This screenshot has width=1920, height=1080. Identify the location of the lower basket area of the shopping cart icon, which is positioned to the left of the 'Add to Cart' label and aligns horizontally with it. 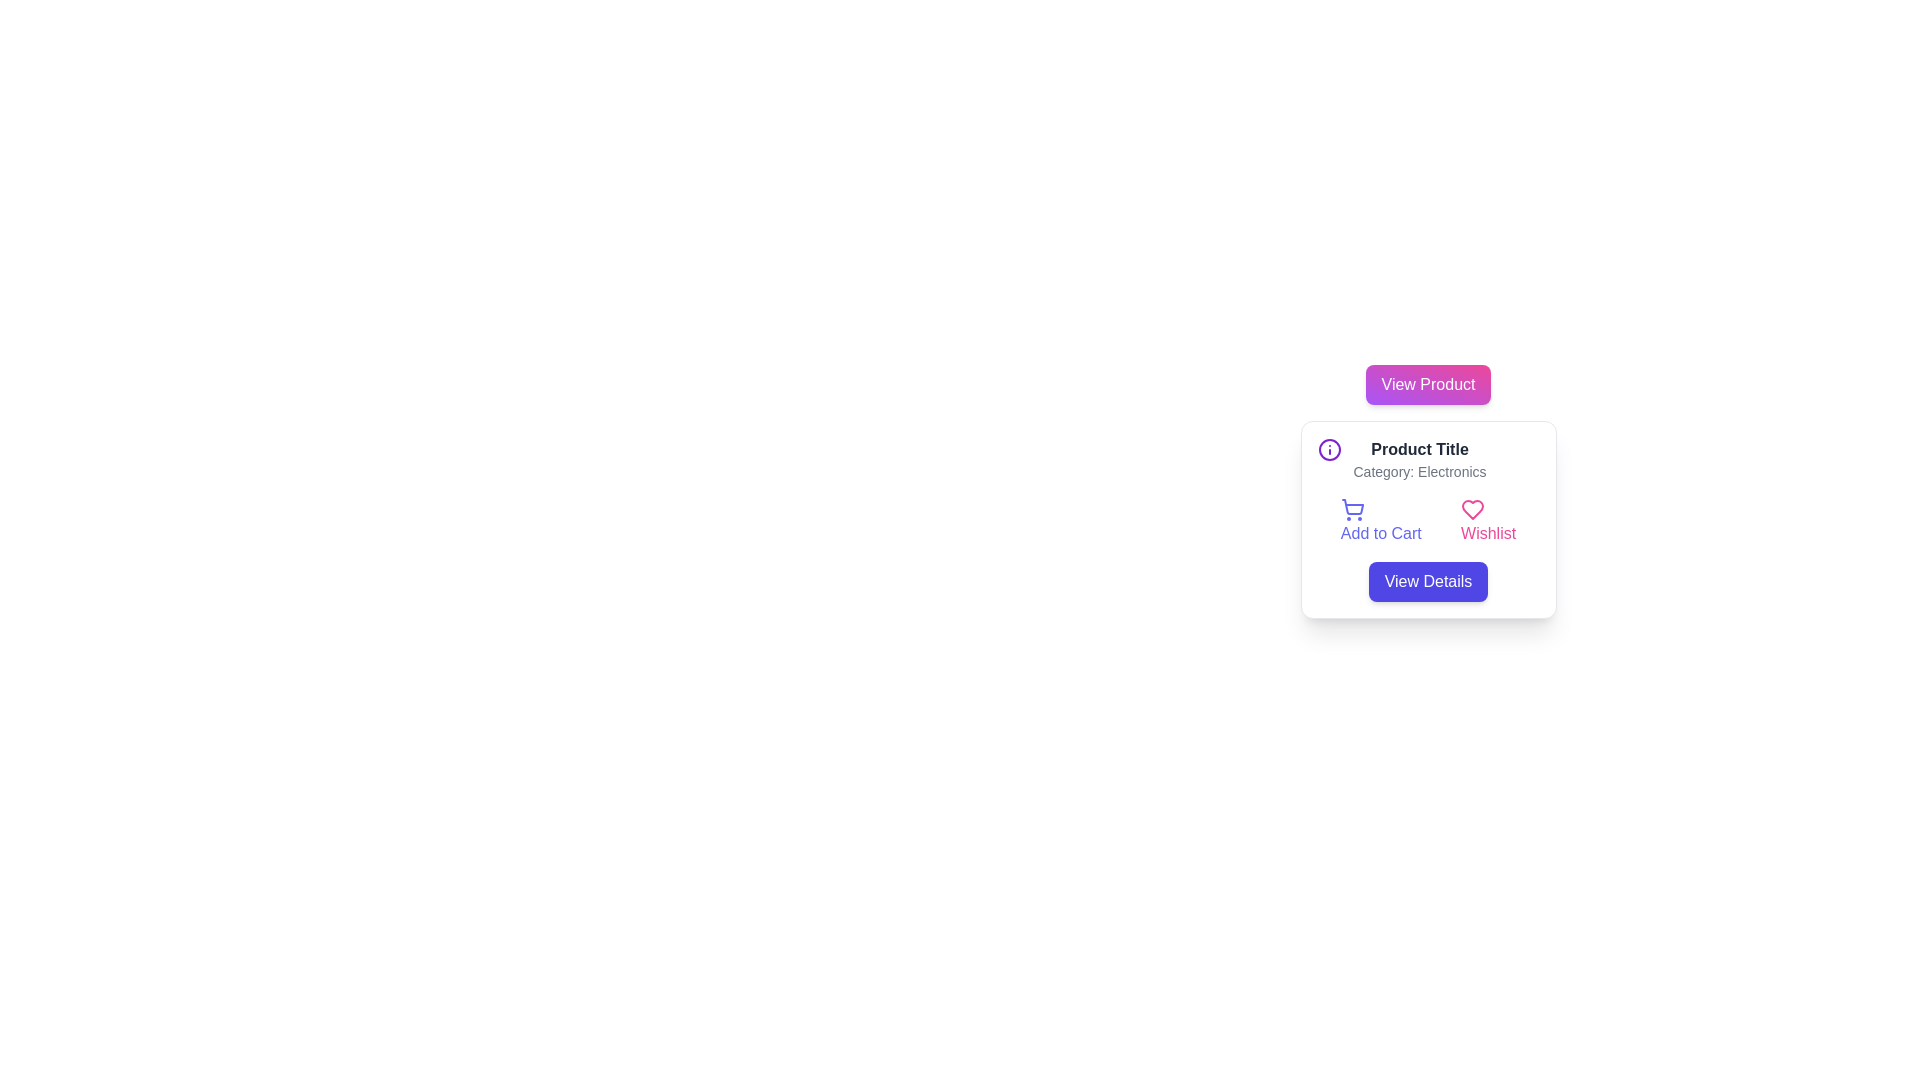
(1352, 506).